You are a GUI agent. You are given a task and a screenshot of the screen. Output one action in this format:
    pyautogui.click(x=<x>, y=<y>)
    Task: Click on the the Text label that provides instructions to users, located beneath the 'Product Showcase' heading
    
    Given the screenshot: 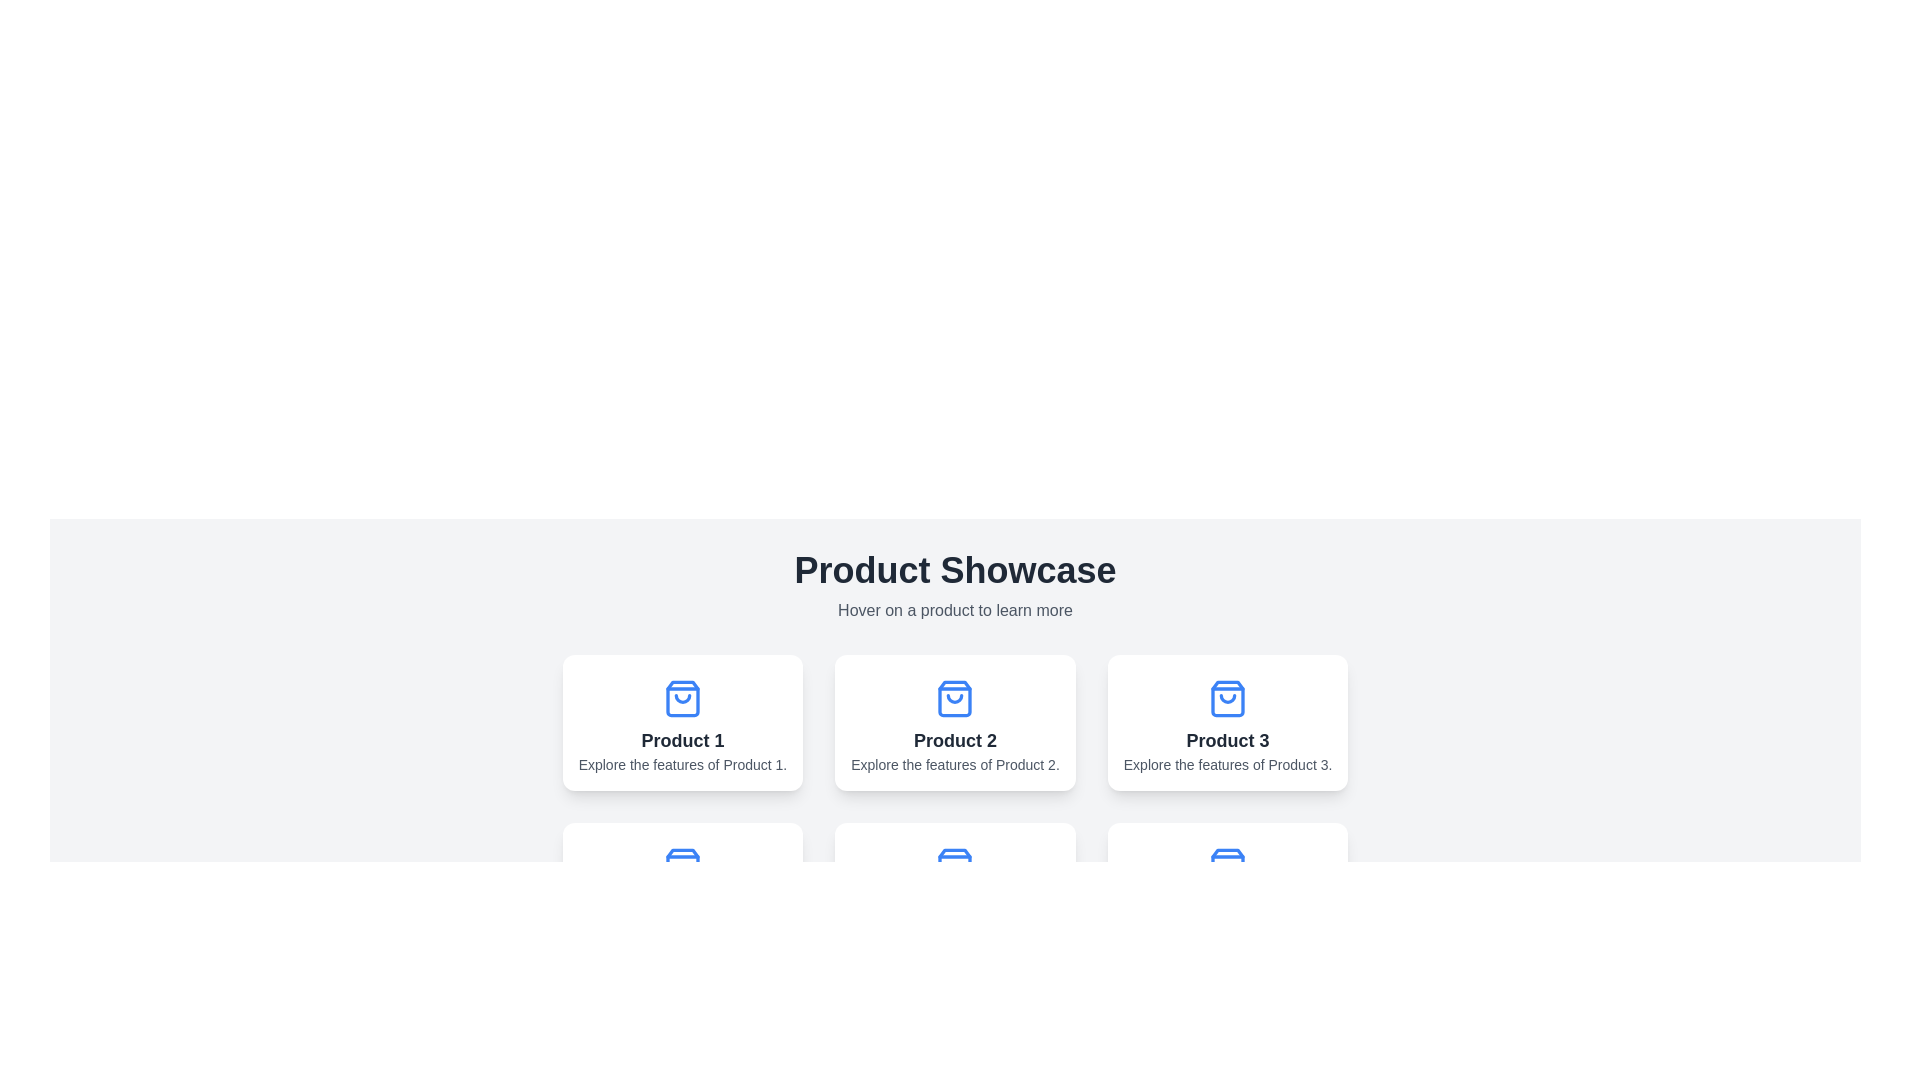 What is the action you would take?
    pyautogui.click(x=954, y=609)
    